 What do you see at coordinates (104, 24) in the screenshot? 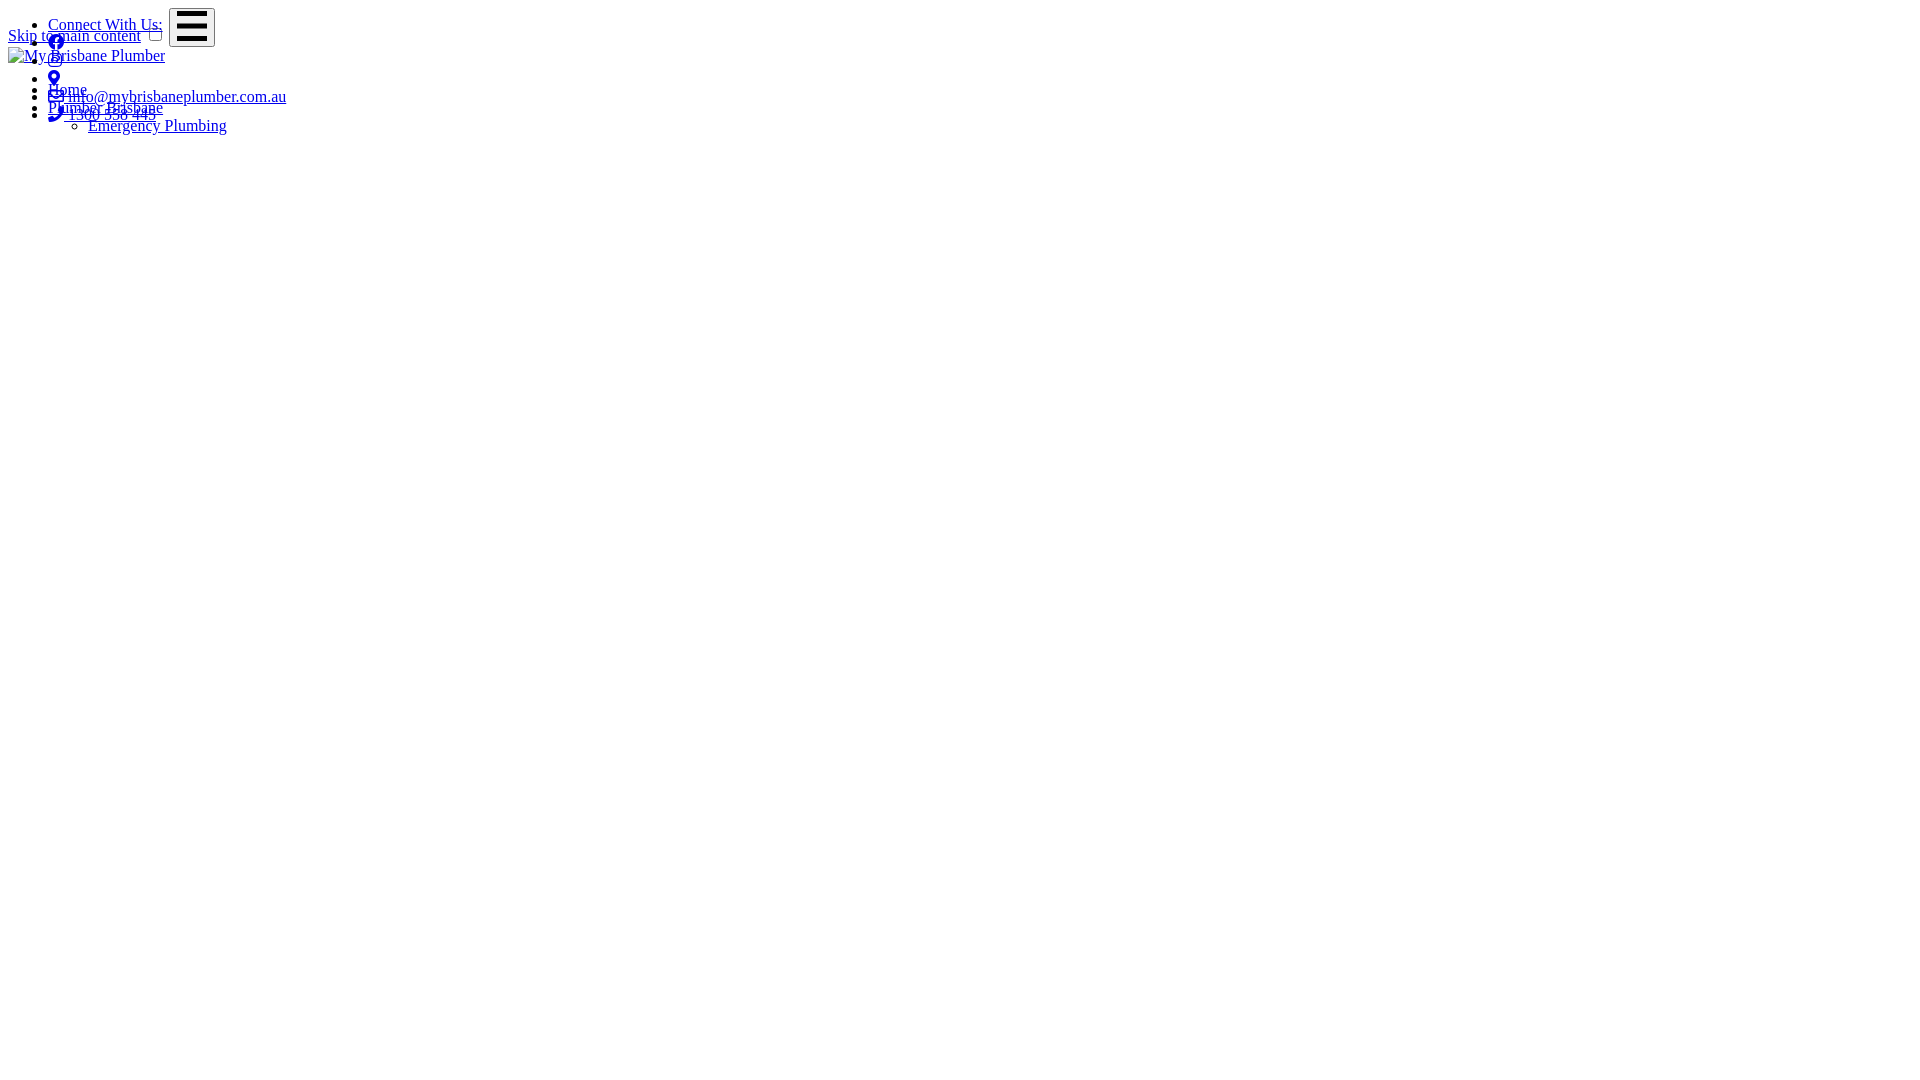
I see `'Connect With Us:'` at bounding box center [104, 24].